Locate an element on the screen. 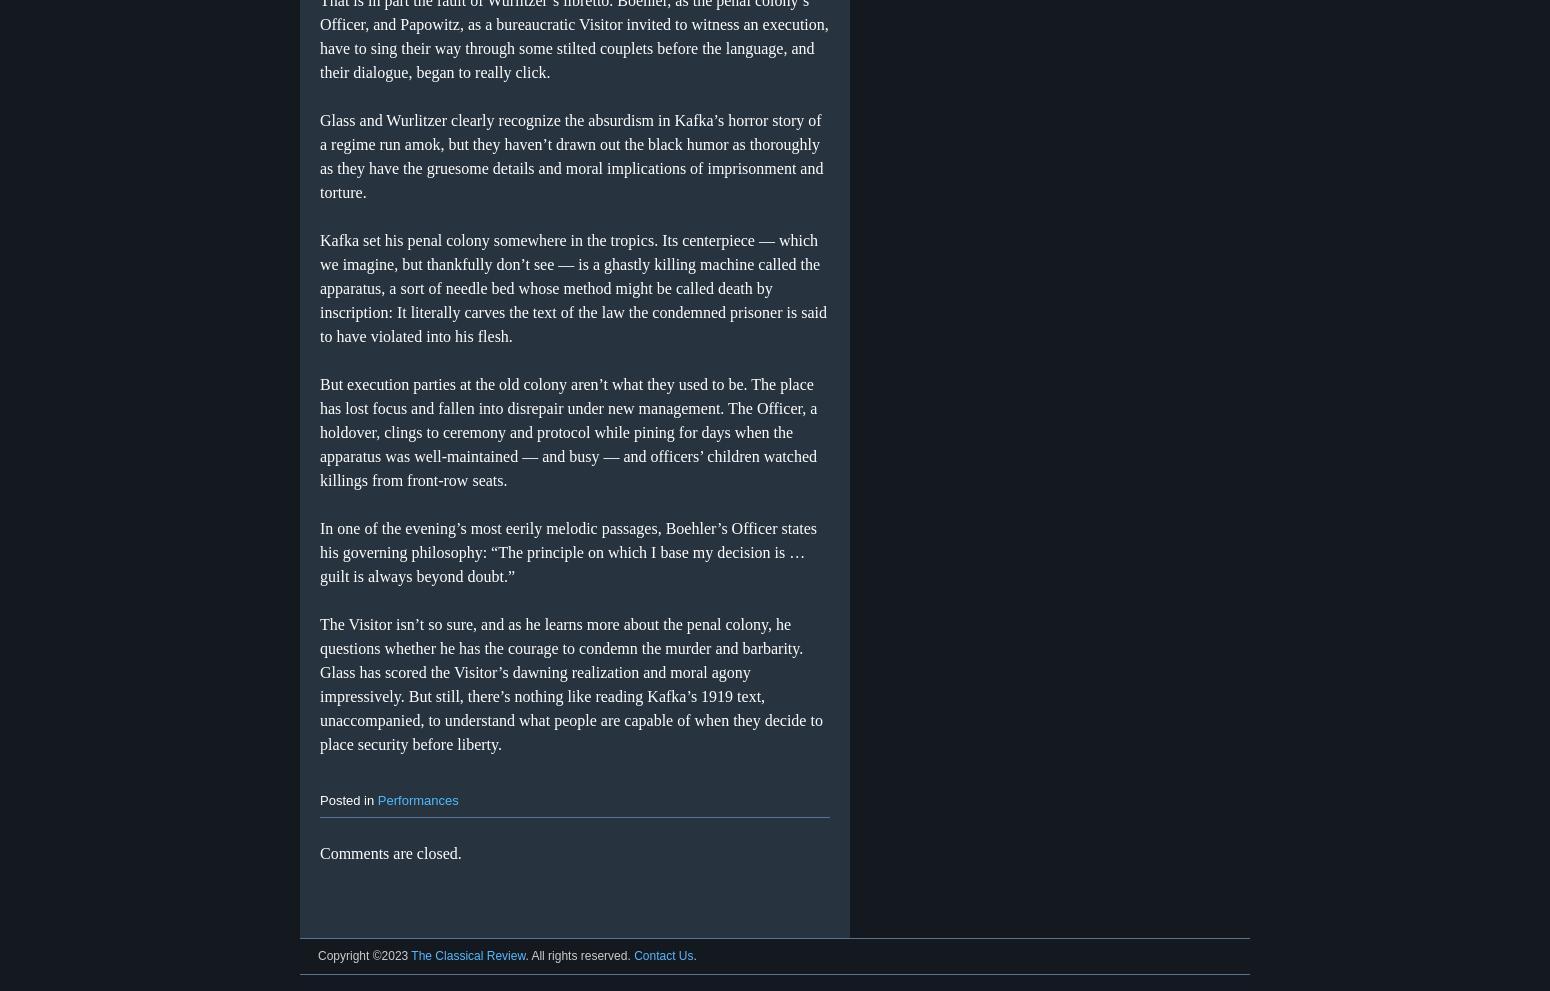 This screenshot has width=1550, height=991. '. All rights reserved.' is located at coordinates (579, 956).